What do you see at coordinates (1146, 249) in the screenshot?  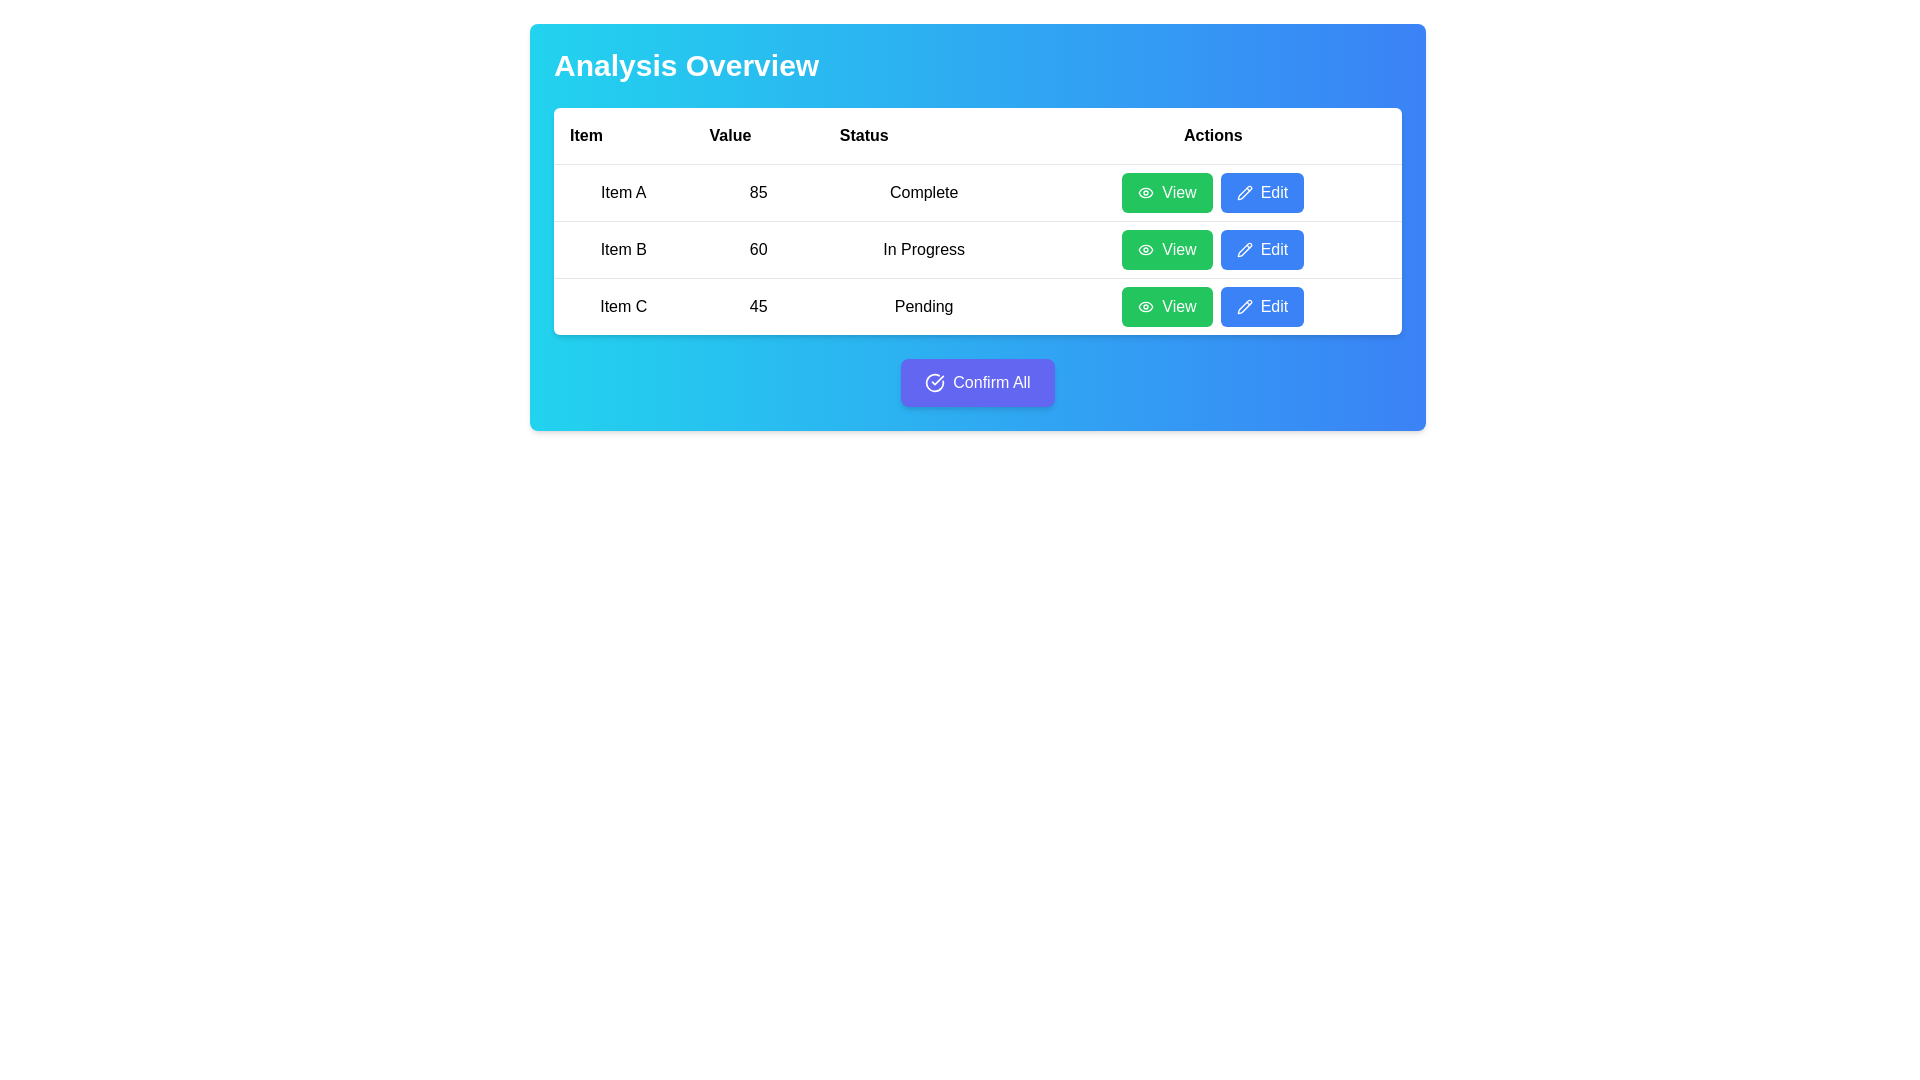 I see `the eye icon representing visibility, located in the second row of the table under the 'Actions' column` at bounding box center [1146, 249].